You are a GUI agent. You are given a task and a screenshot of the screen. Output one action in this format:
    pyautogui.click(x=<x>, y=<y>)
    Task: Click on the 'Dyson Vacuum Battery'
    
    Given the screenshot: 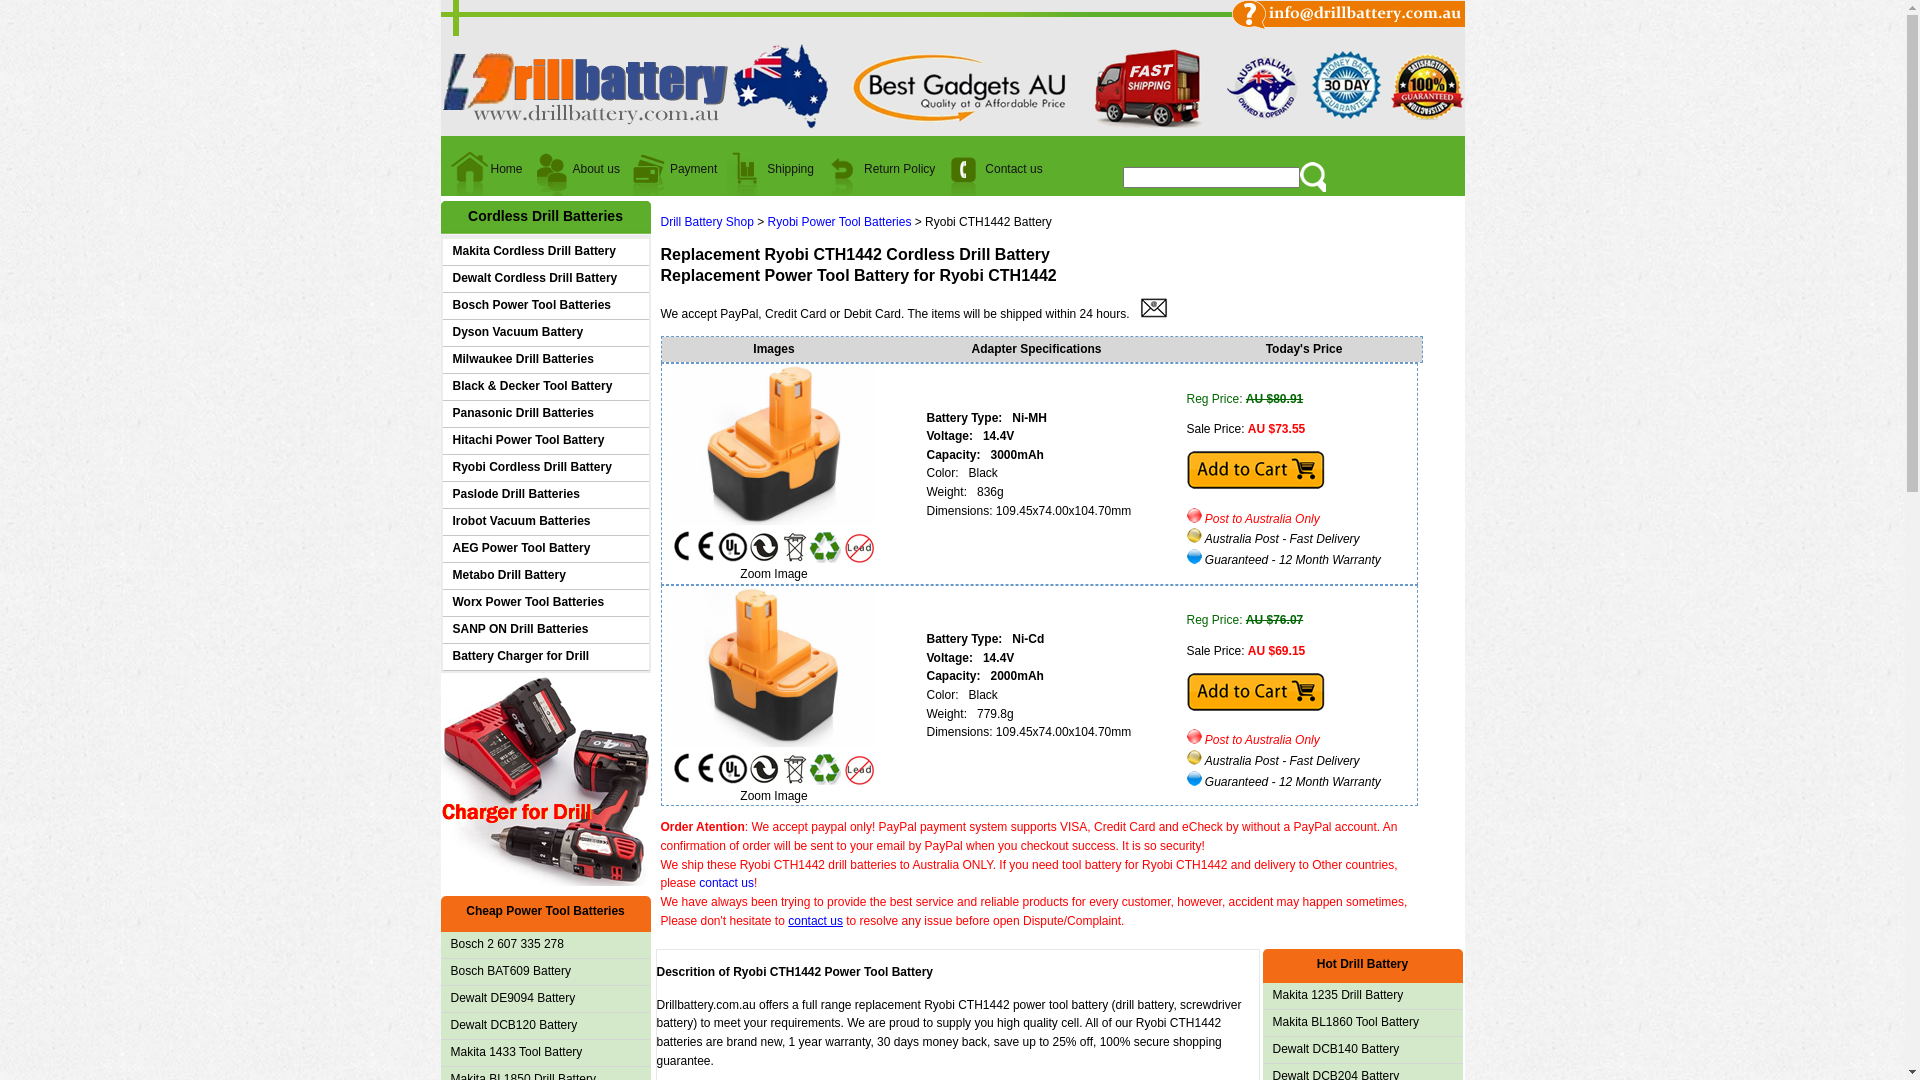 What is the action you would take?
    pyautogui.click(x=545, y=331)
    